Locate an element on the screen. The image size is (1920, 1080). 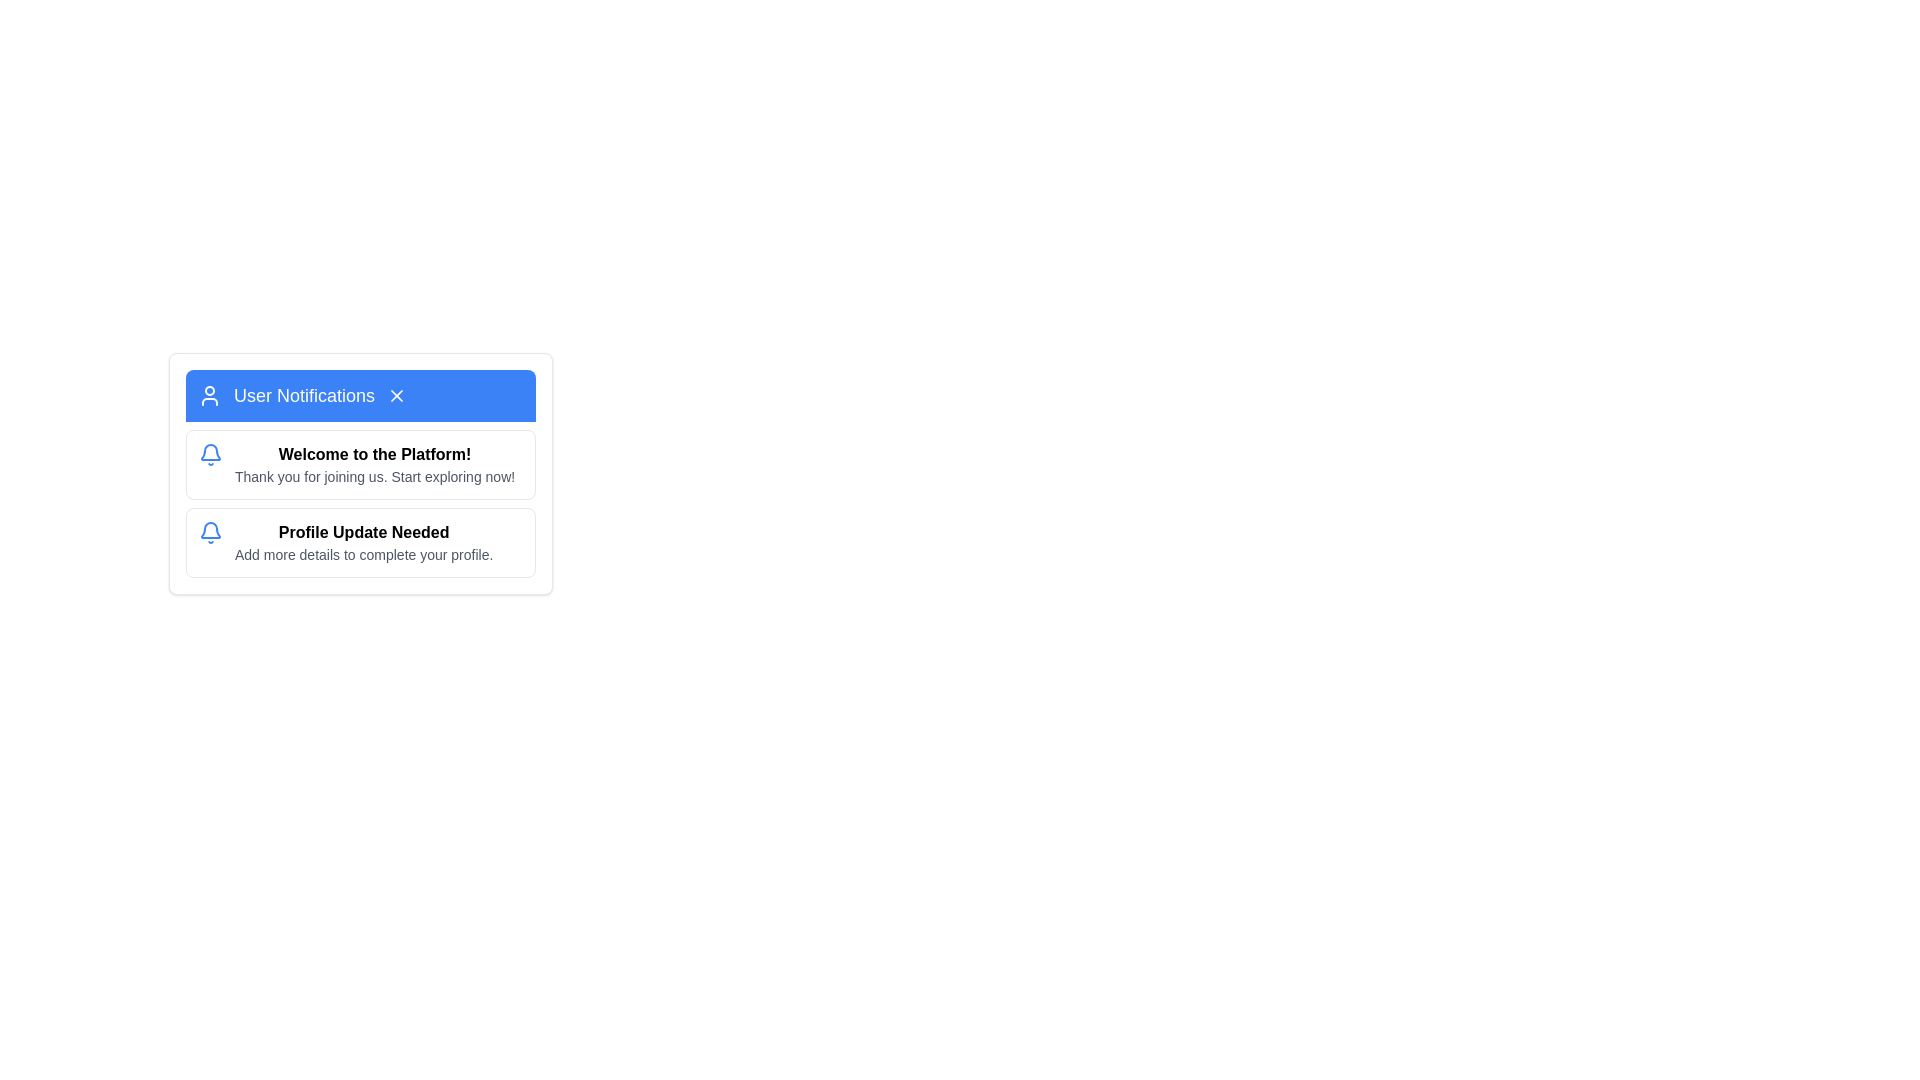
text label that displays 'User Notifications' which is styled with a white font on a blue background, positioned in the header section of the card layout is located at coordinates (303, 396).